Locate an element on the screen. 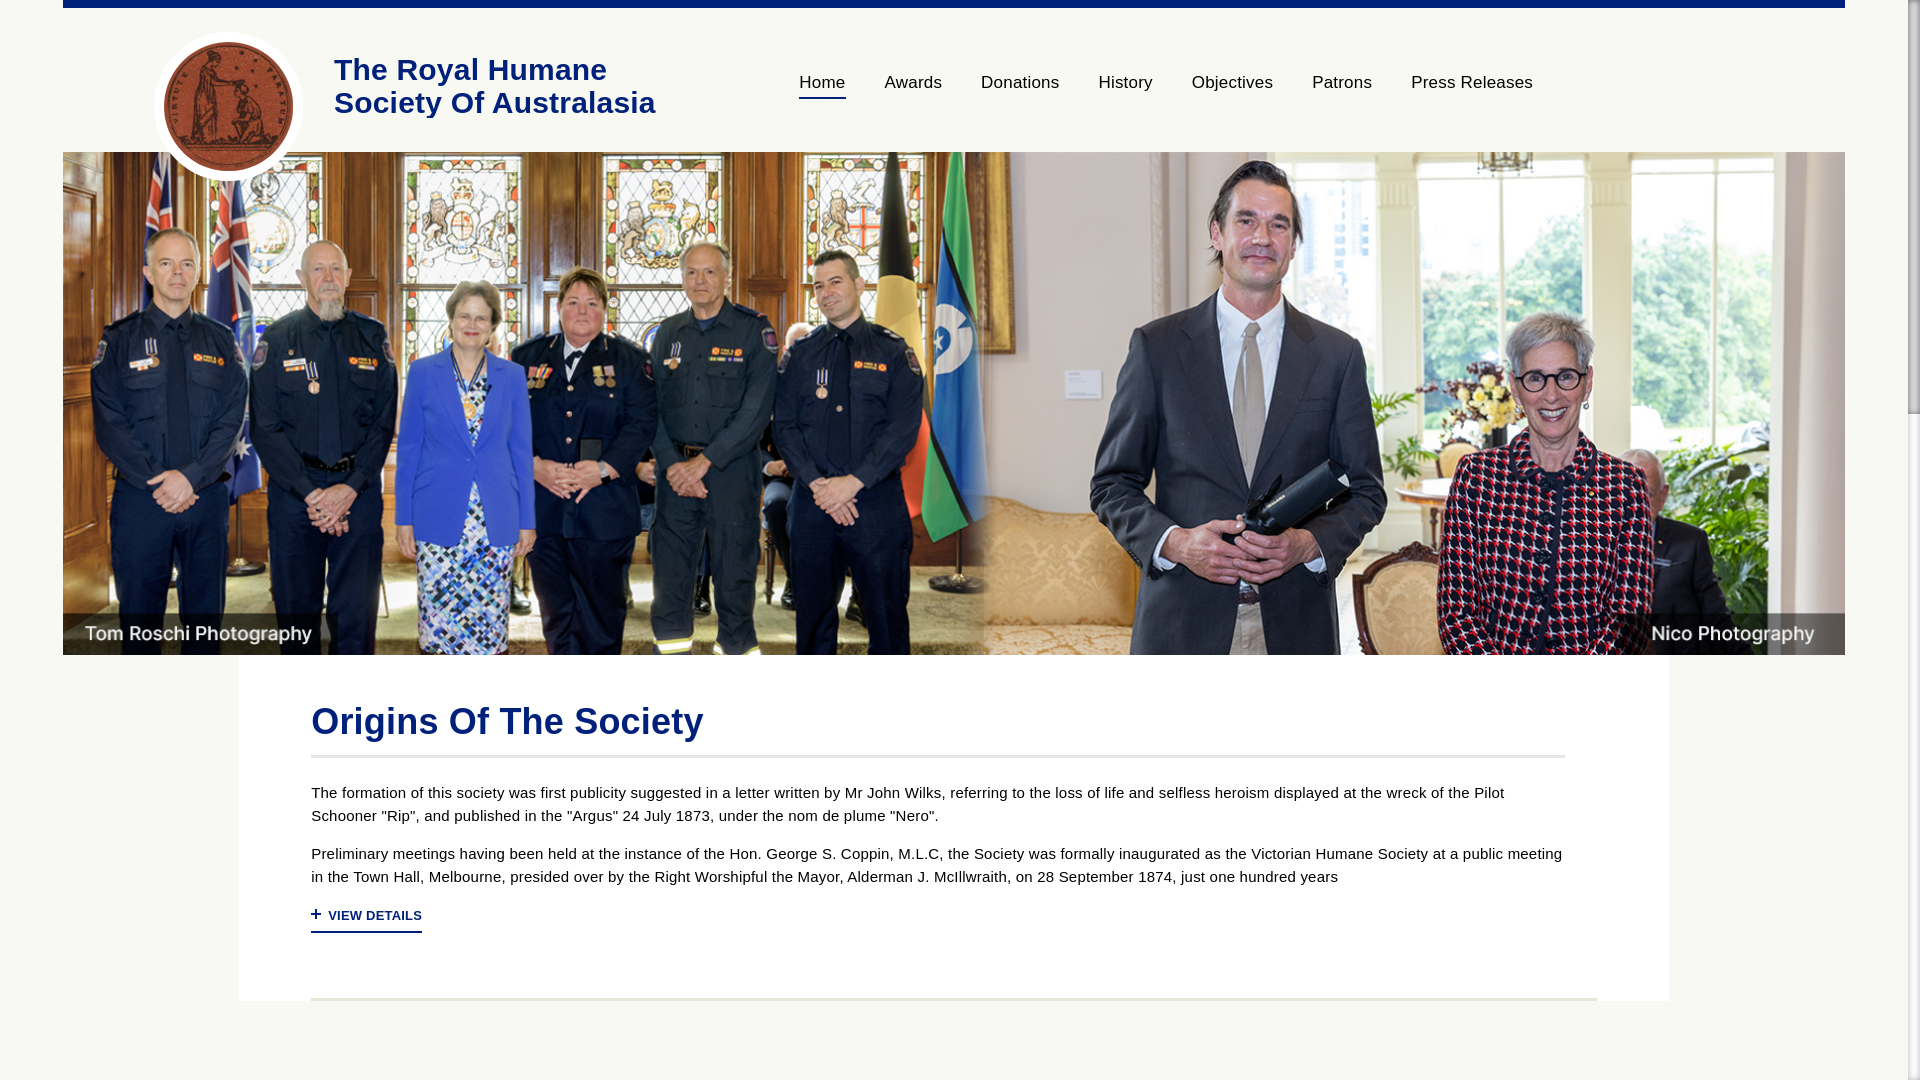 The image size is (1920, 1080). 'Awards' is located at coordinates (912, 91).